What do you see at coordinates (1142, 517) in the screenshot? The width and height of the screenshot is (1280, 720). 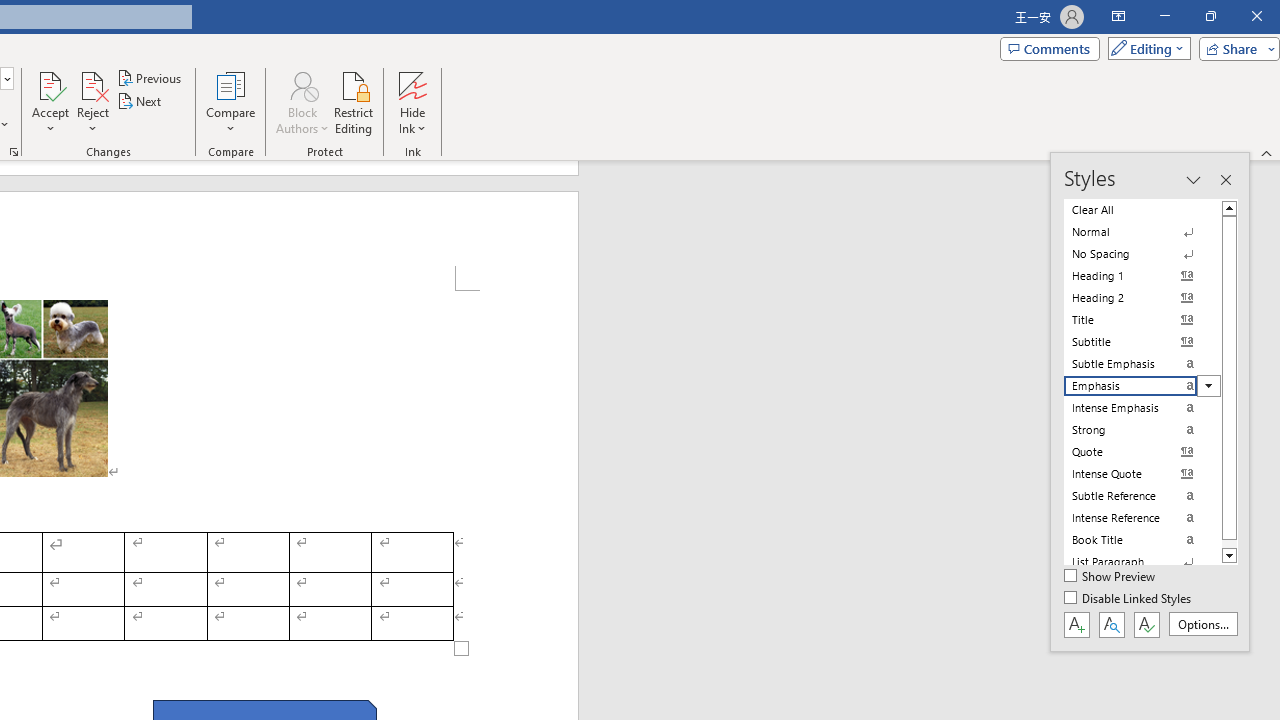 I see `'Intense Reference'` at bounding box center [1142, 517].